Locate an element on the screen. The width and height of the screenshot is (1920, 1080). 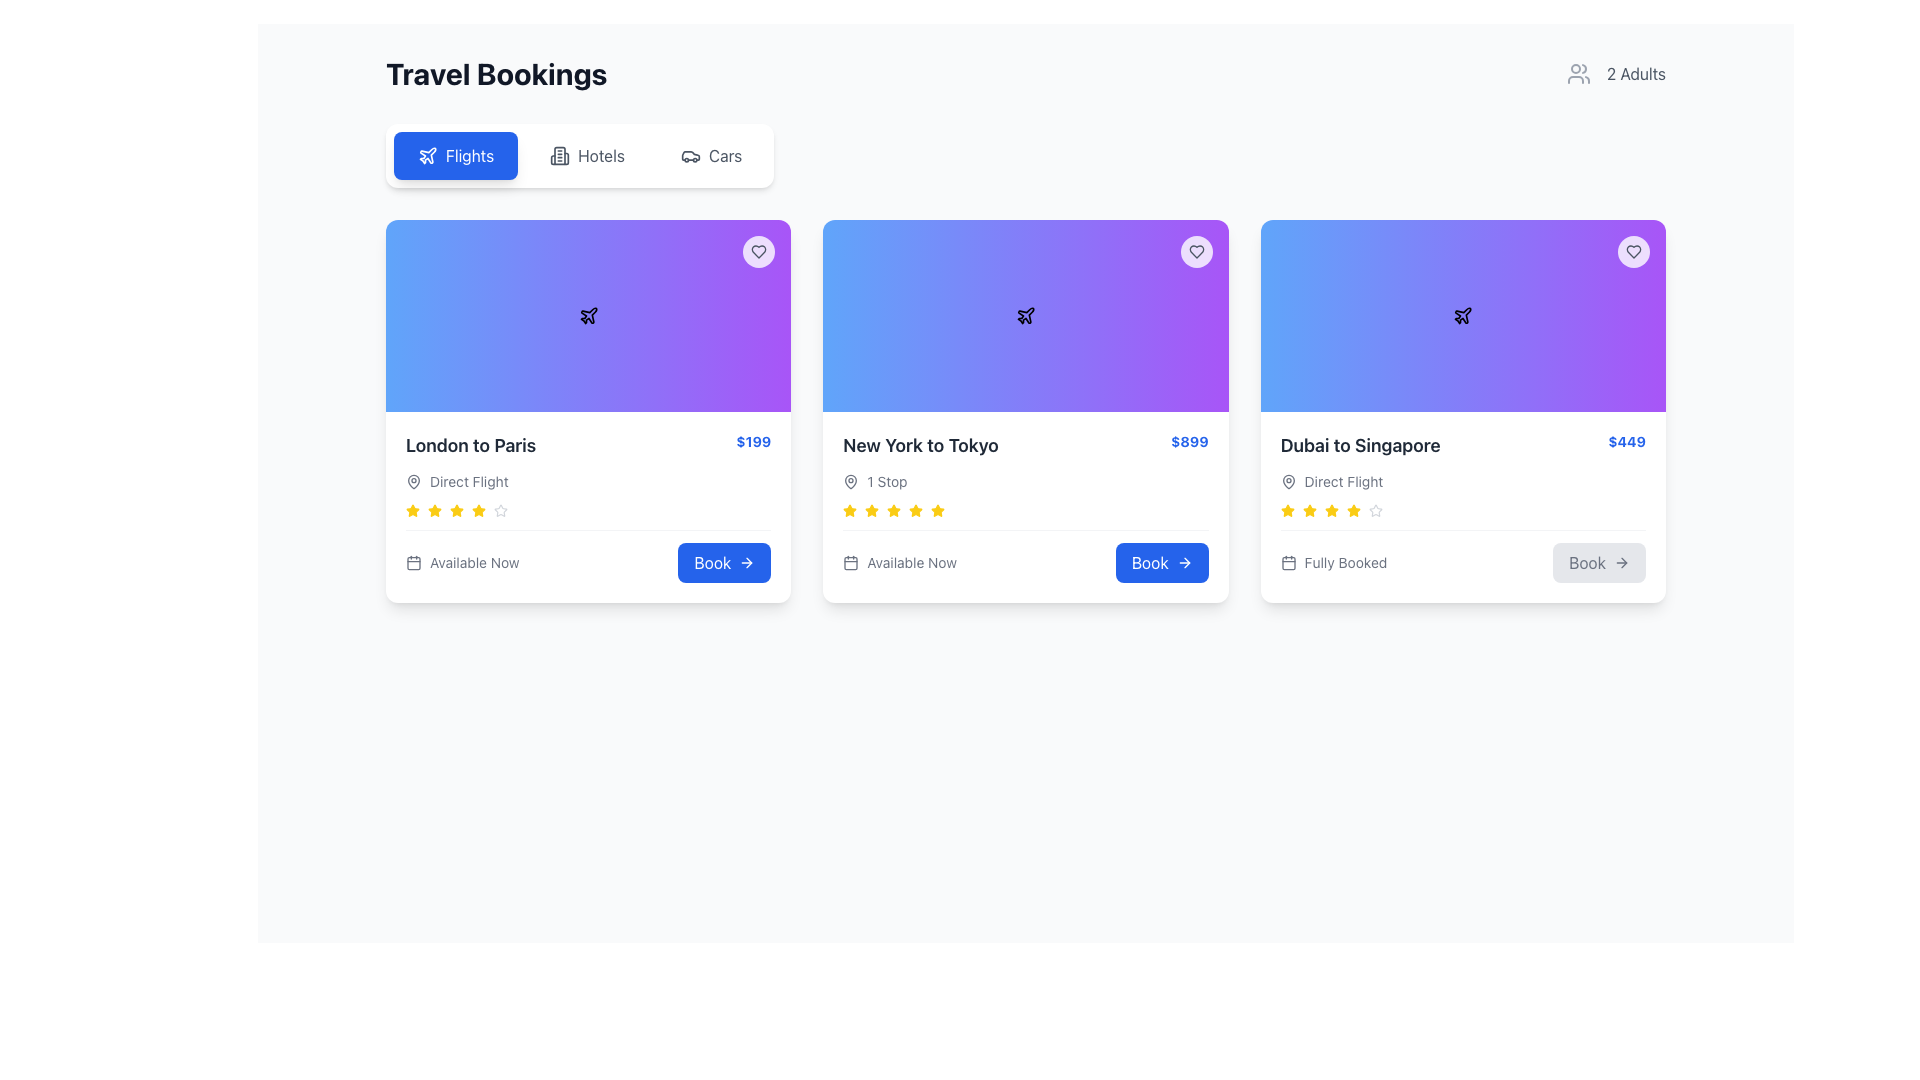
the fourth star icon in the rating section of the card titled 'New York to Tokyo' to rate the content is located at coordinates (915, 509).